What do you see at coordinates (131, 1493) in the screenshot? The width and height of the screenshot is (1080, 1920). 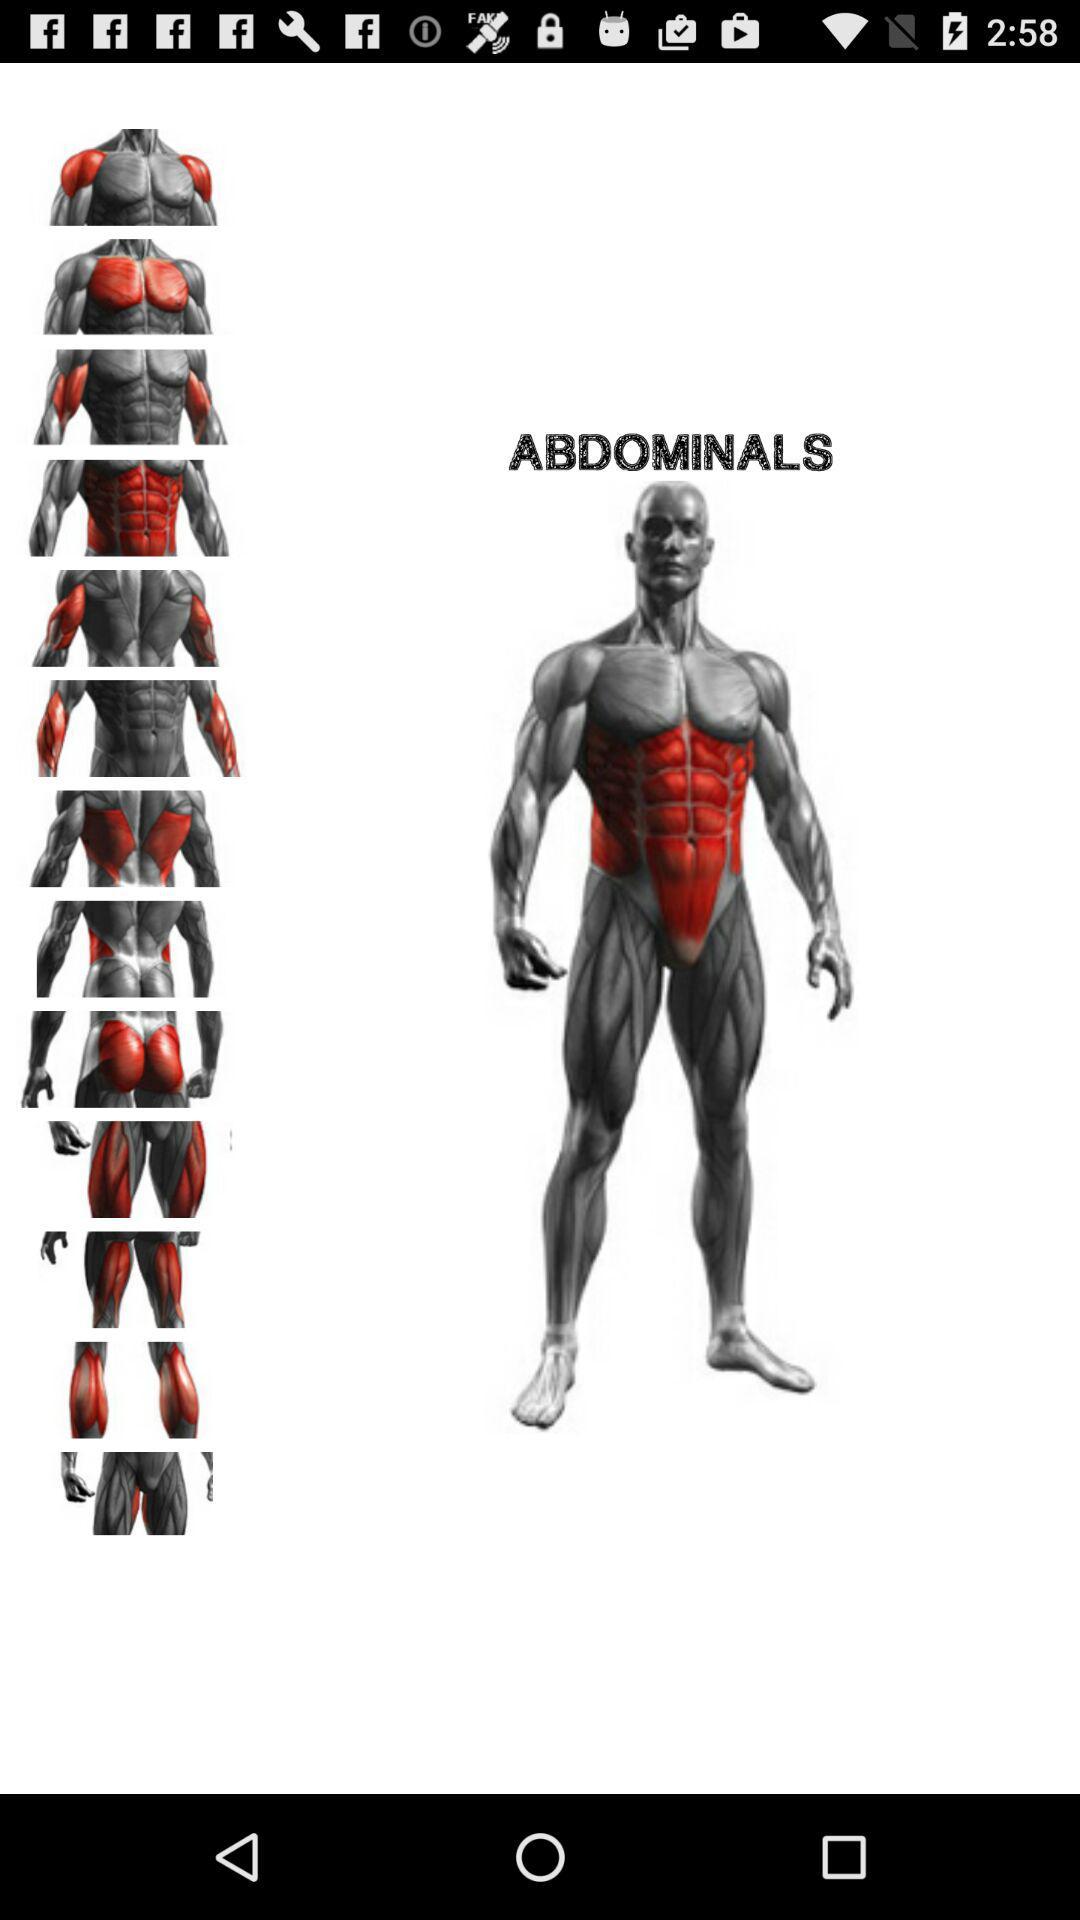 I see `groin muscles` at bounding box center [131, 1493].